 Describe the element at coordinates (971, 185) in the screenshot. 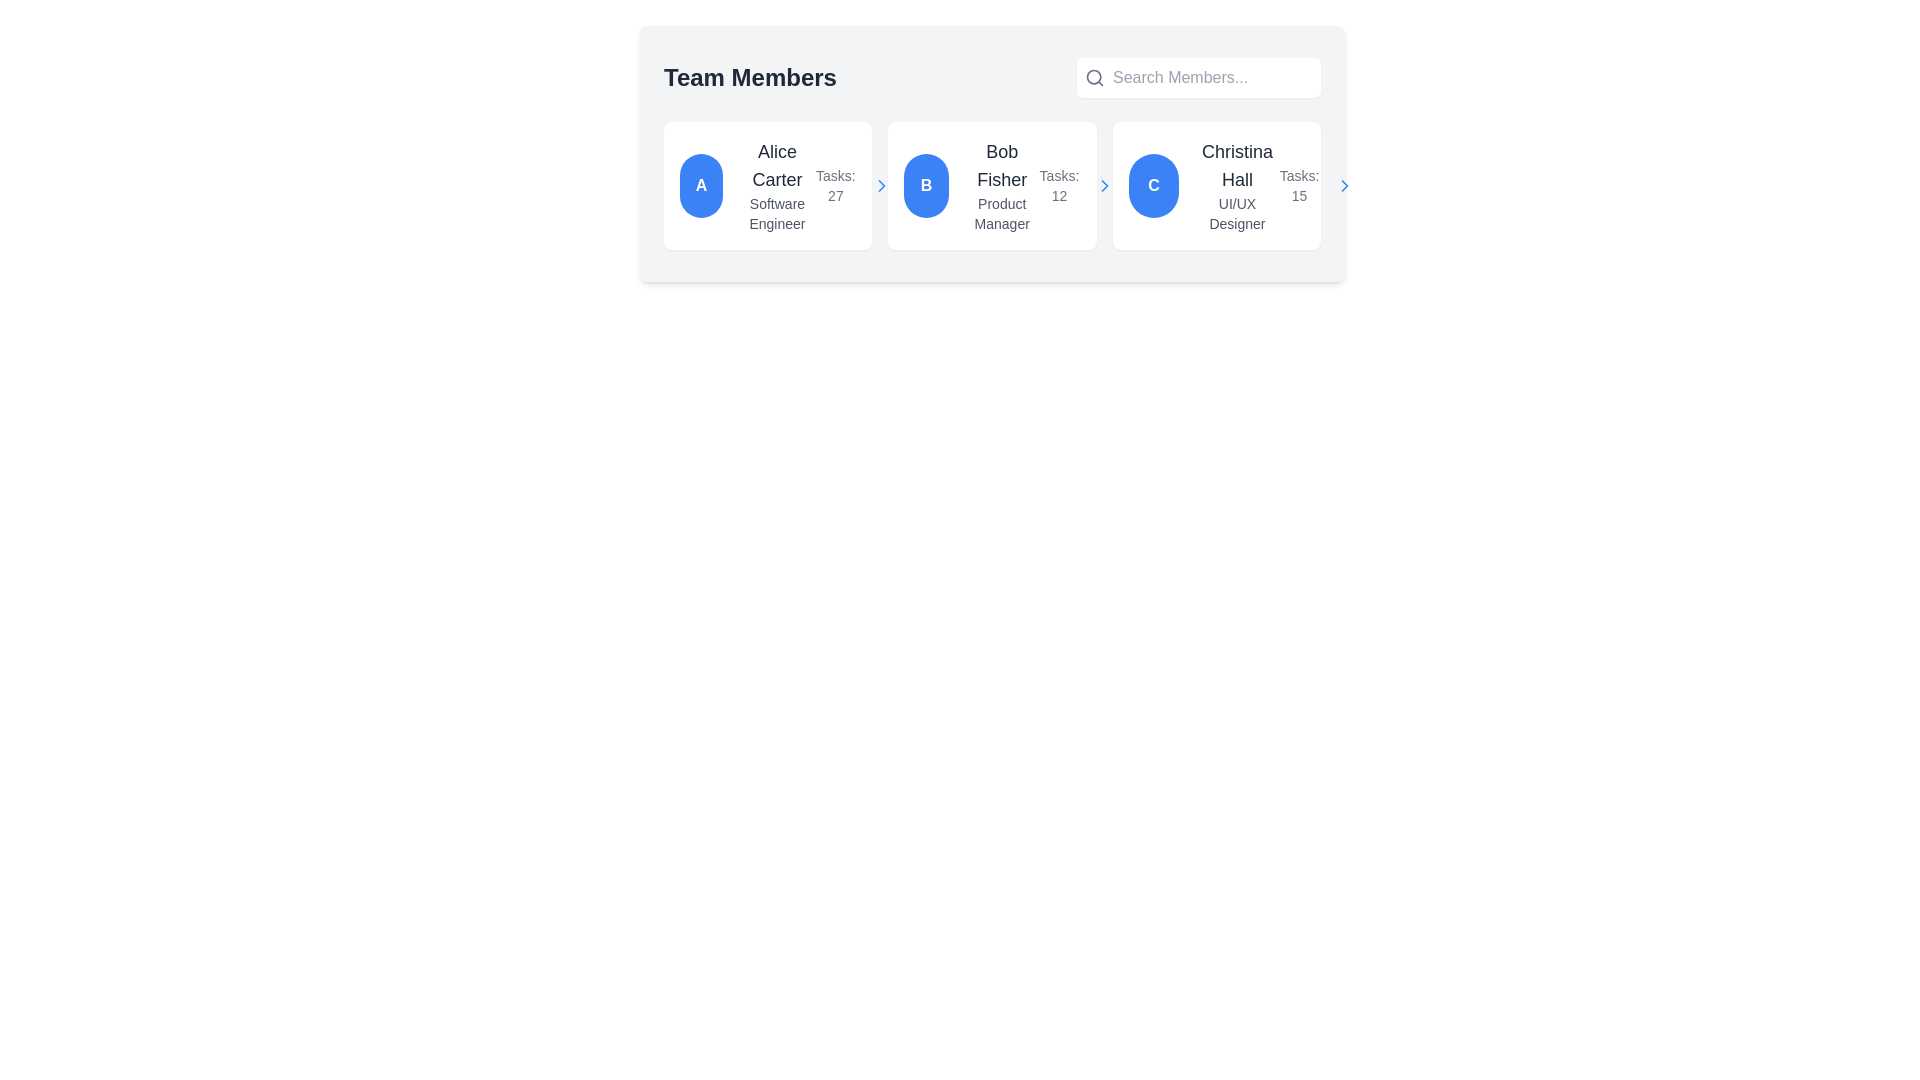

I see `the User profile card displaying initials, name, and job title, which is the second card from the left in a row of similar profile cards` at that location.